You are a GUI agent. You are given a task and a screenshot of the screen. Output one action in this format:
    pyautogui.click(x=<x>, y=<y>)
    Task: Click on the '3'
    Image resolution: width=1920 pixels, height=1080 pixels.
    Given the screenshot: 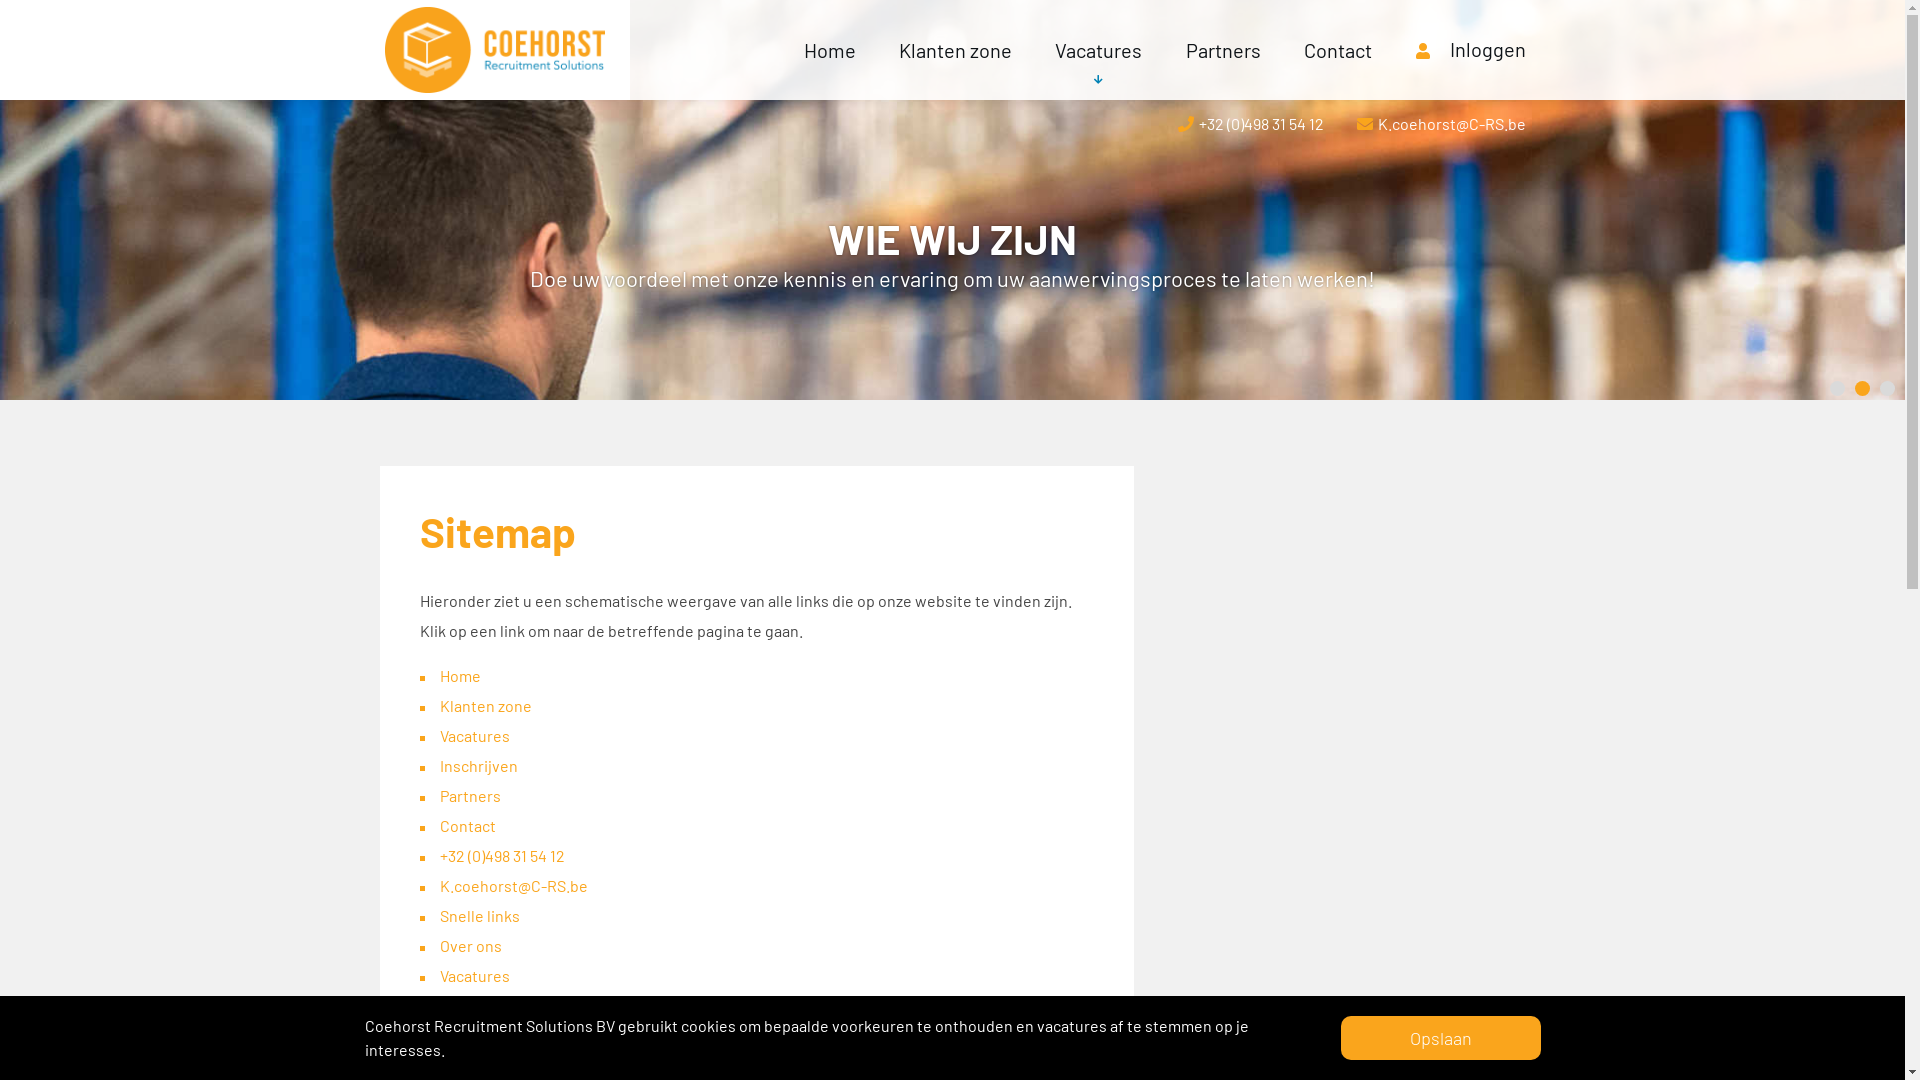 What is the action you would take?
    pyautogui.click(x=1879, y=388)
    